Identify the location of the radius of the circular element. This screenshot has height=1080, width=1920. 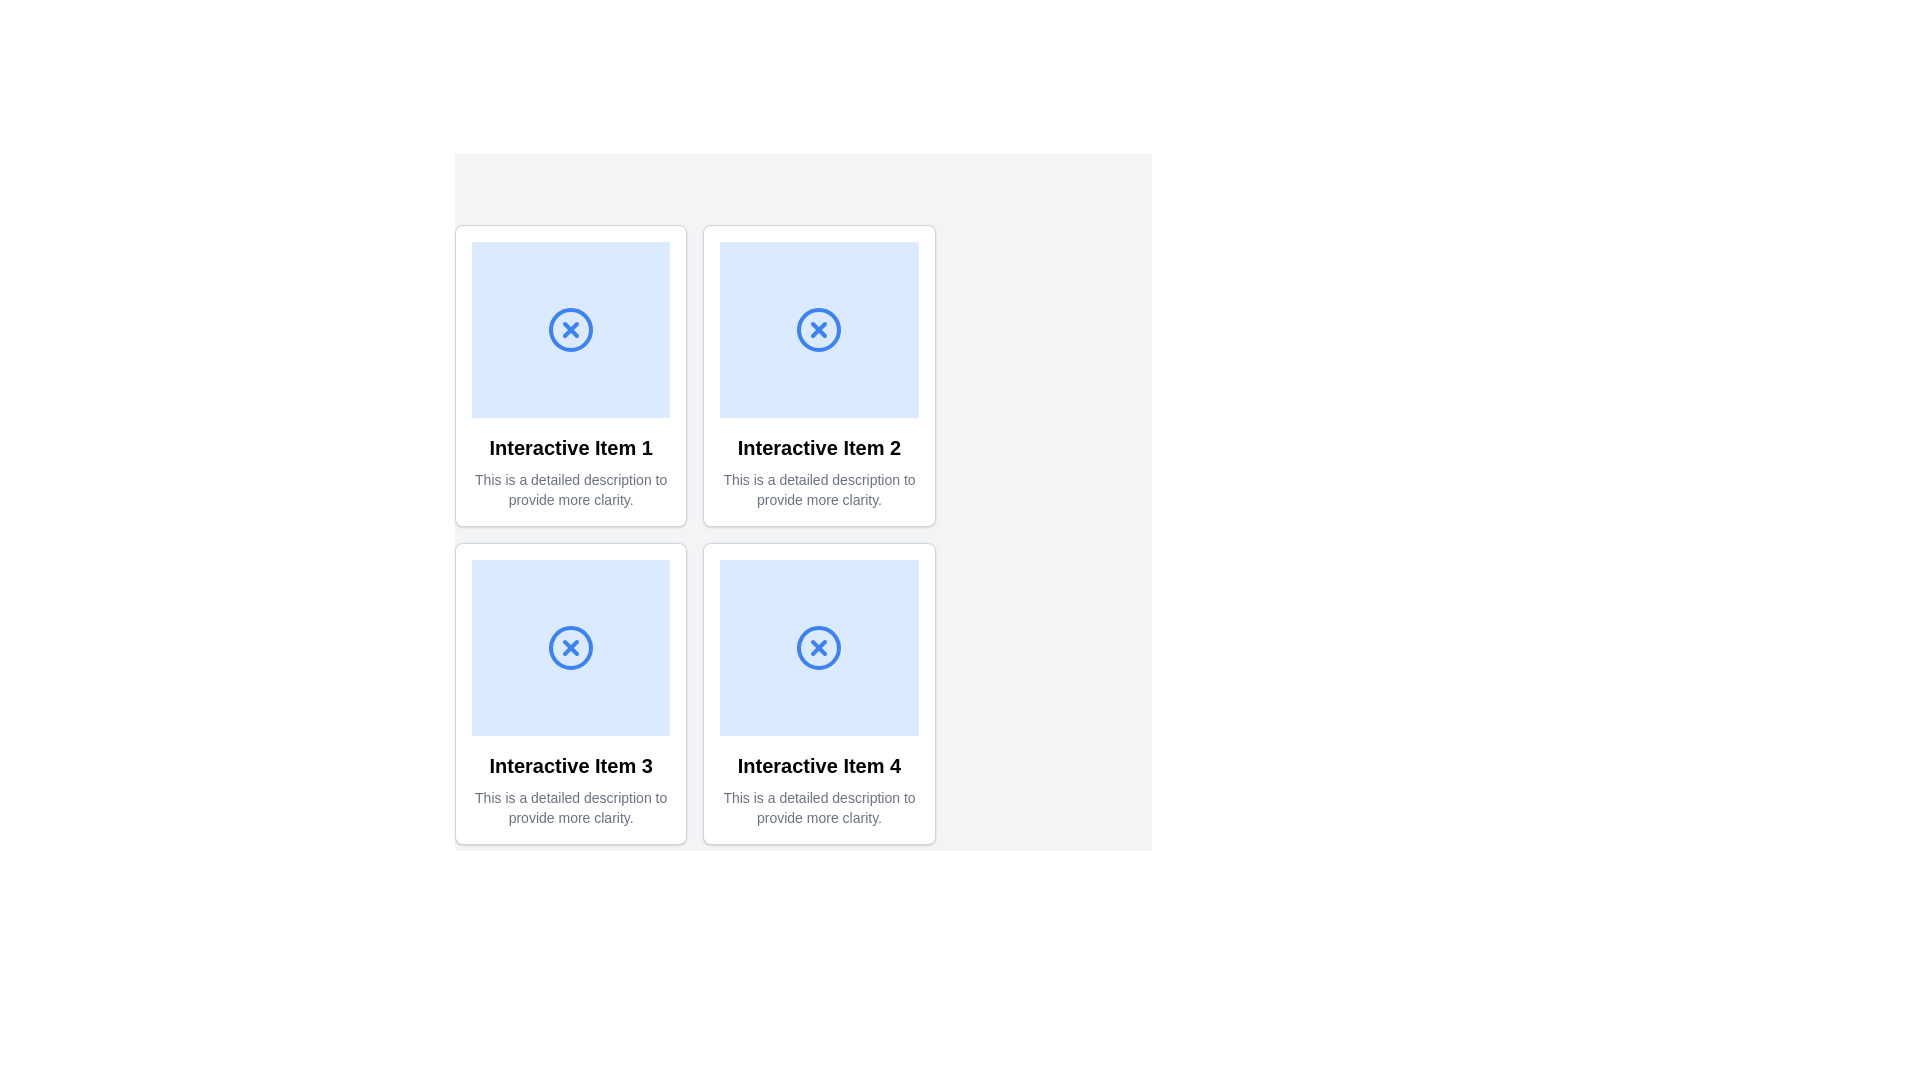
(879, 329).